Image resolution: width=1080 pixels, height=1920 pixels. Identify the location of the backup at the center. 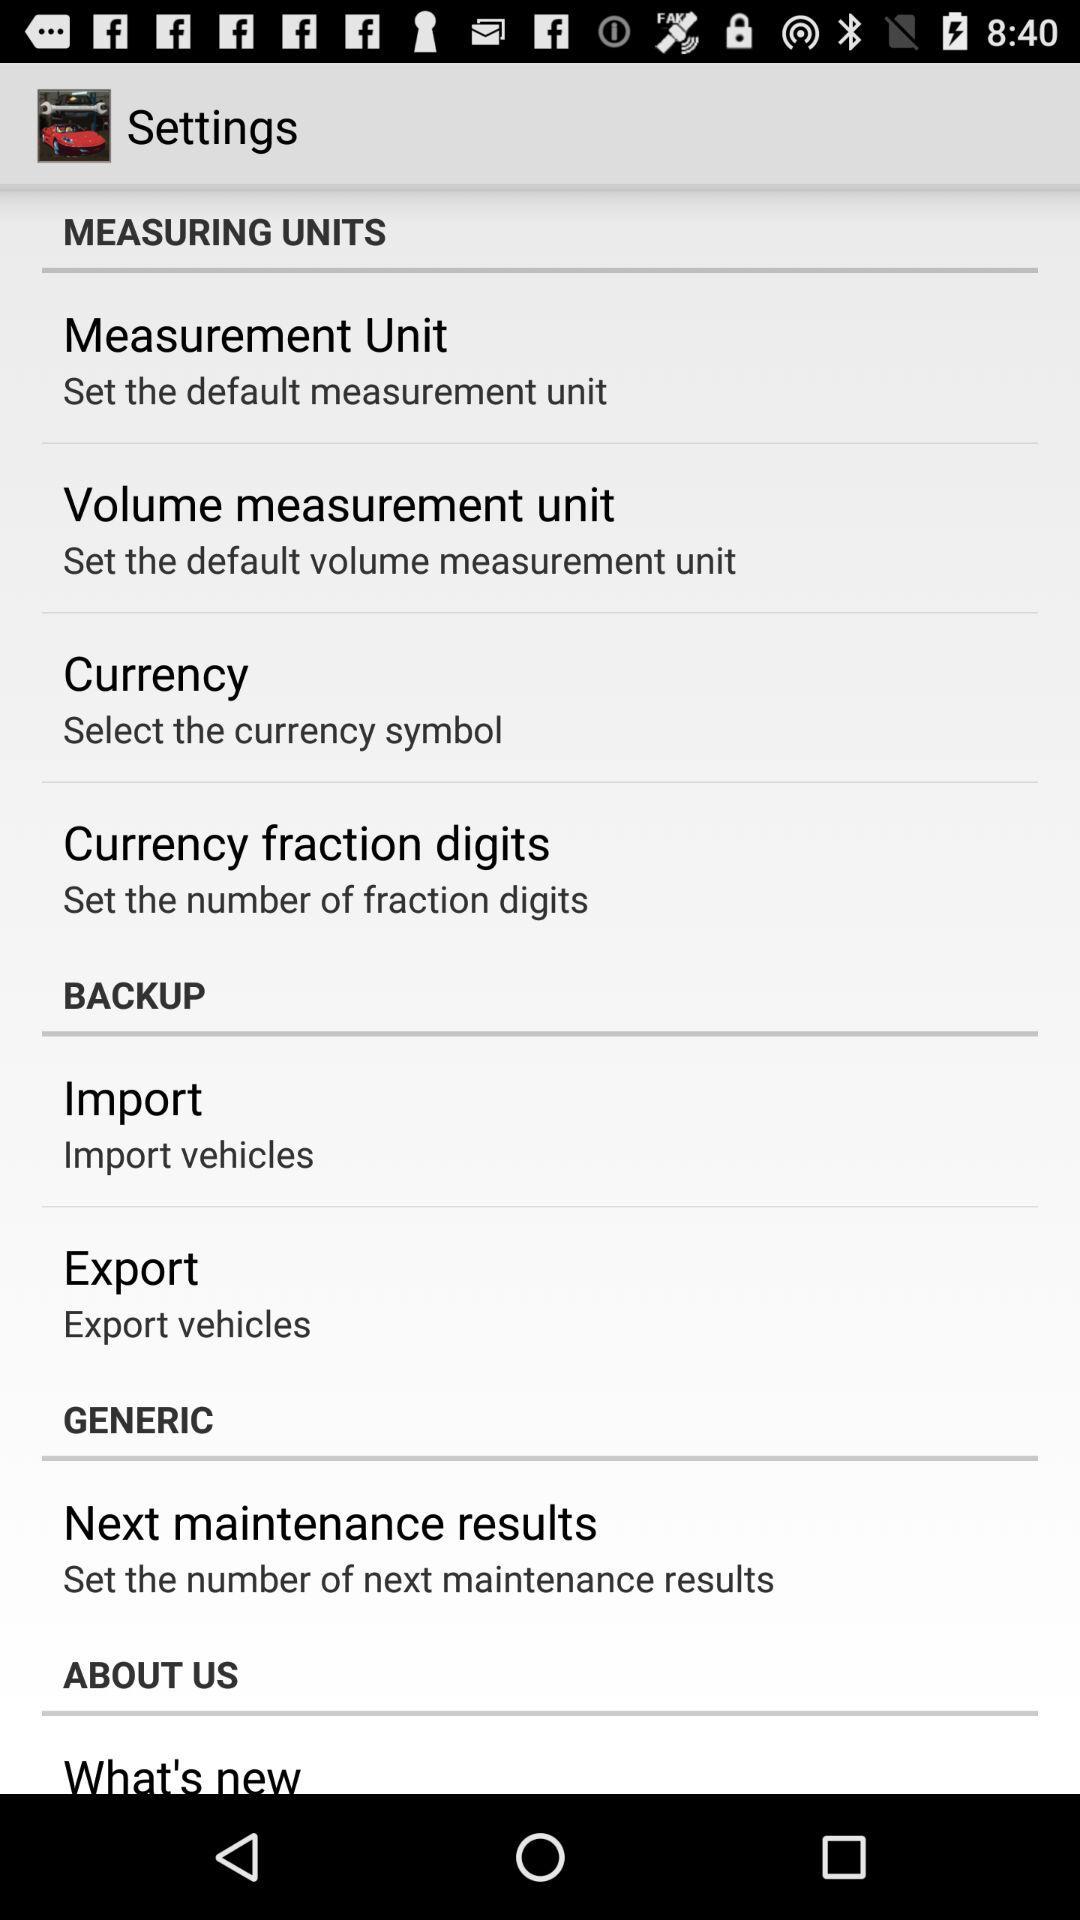
(540, 994).